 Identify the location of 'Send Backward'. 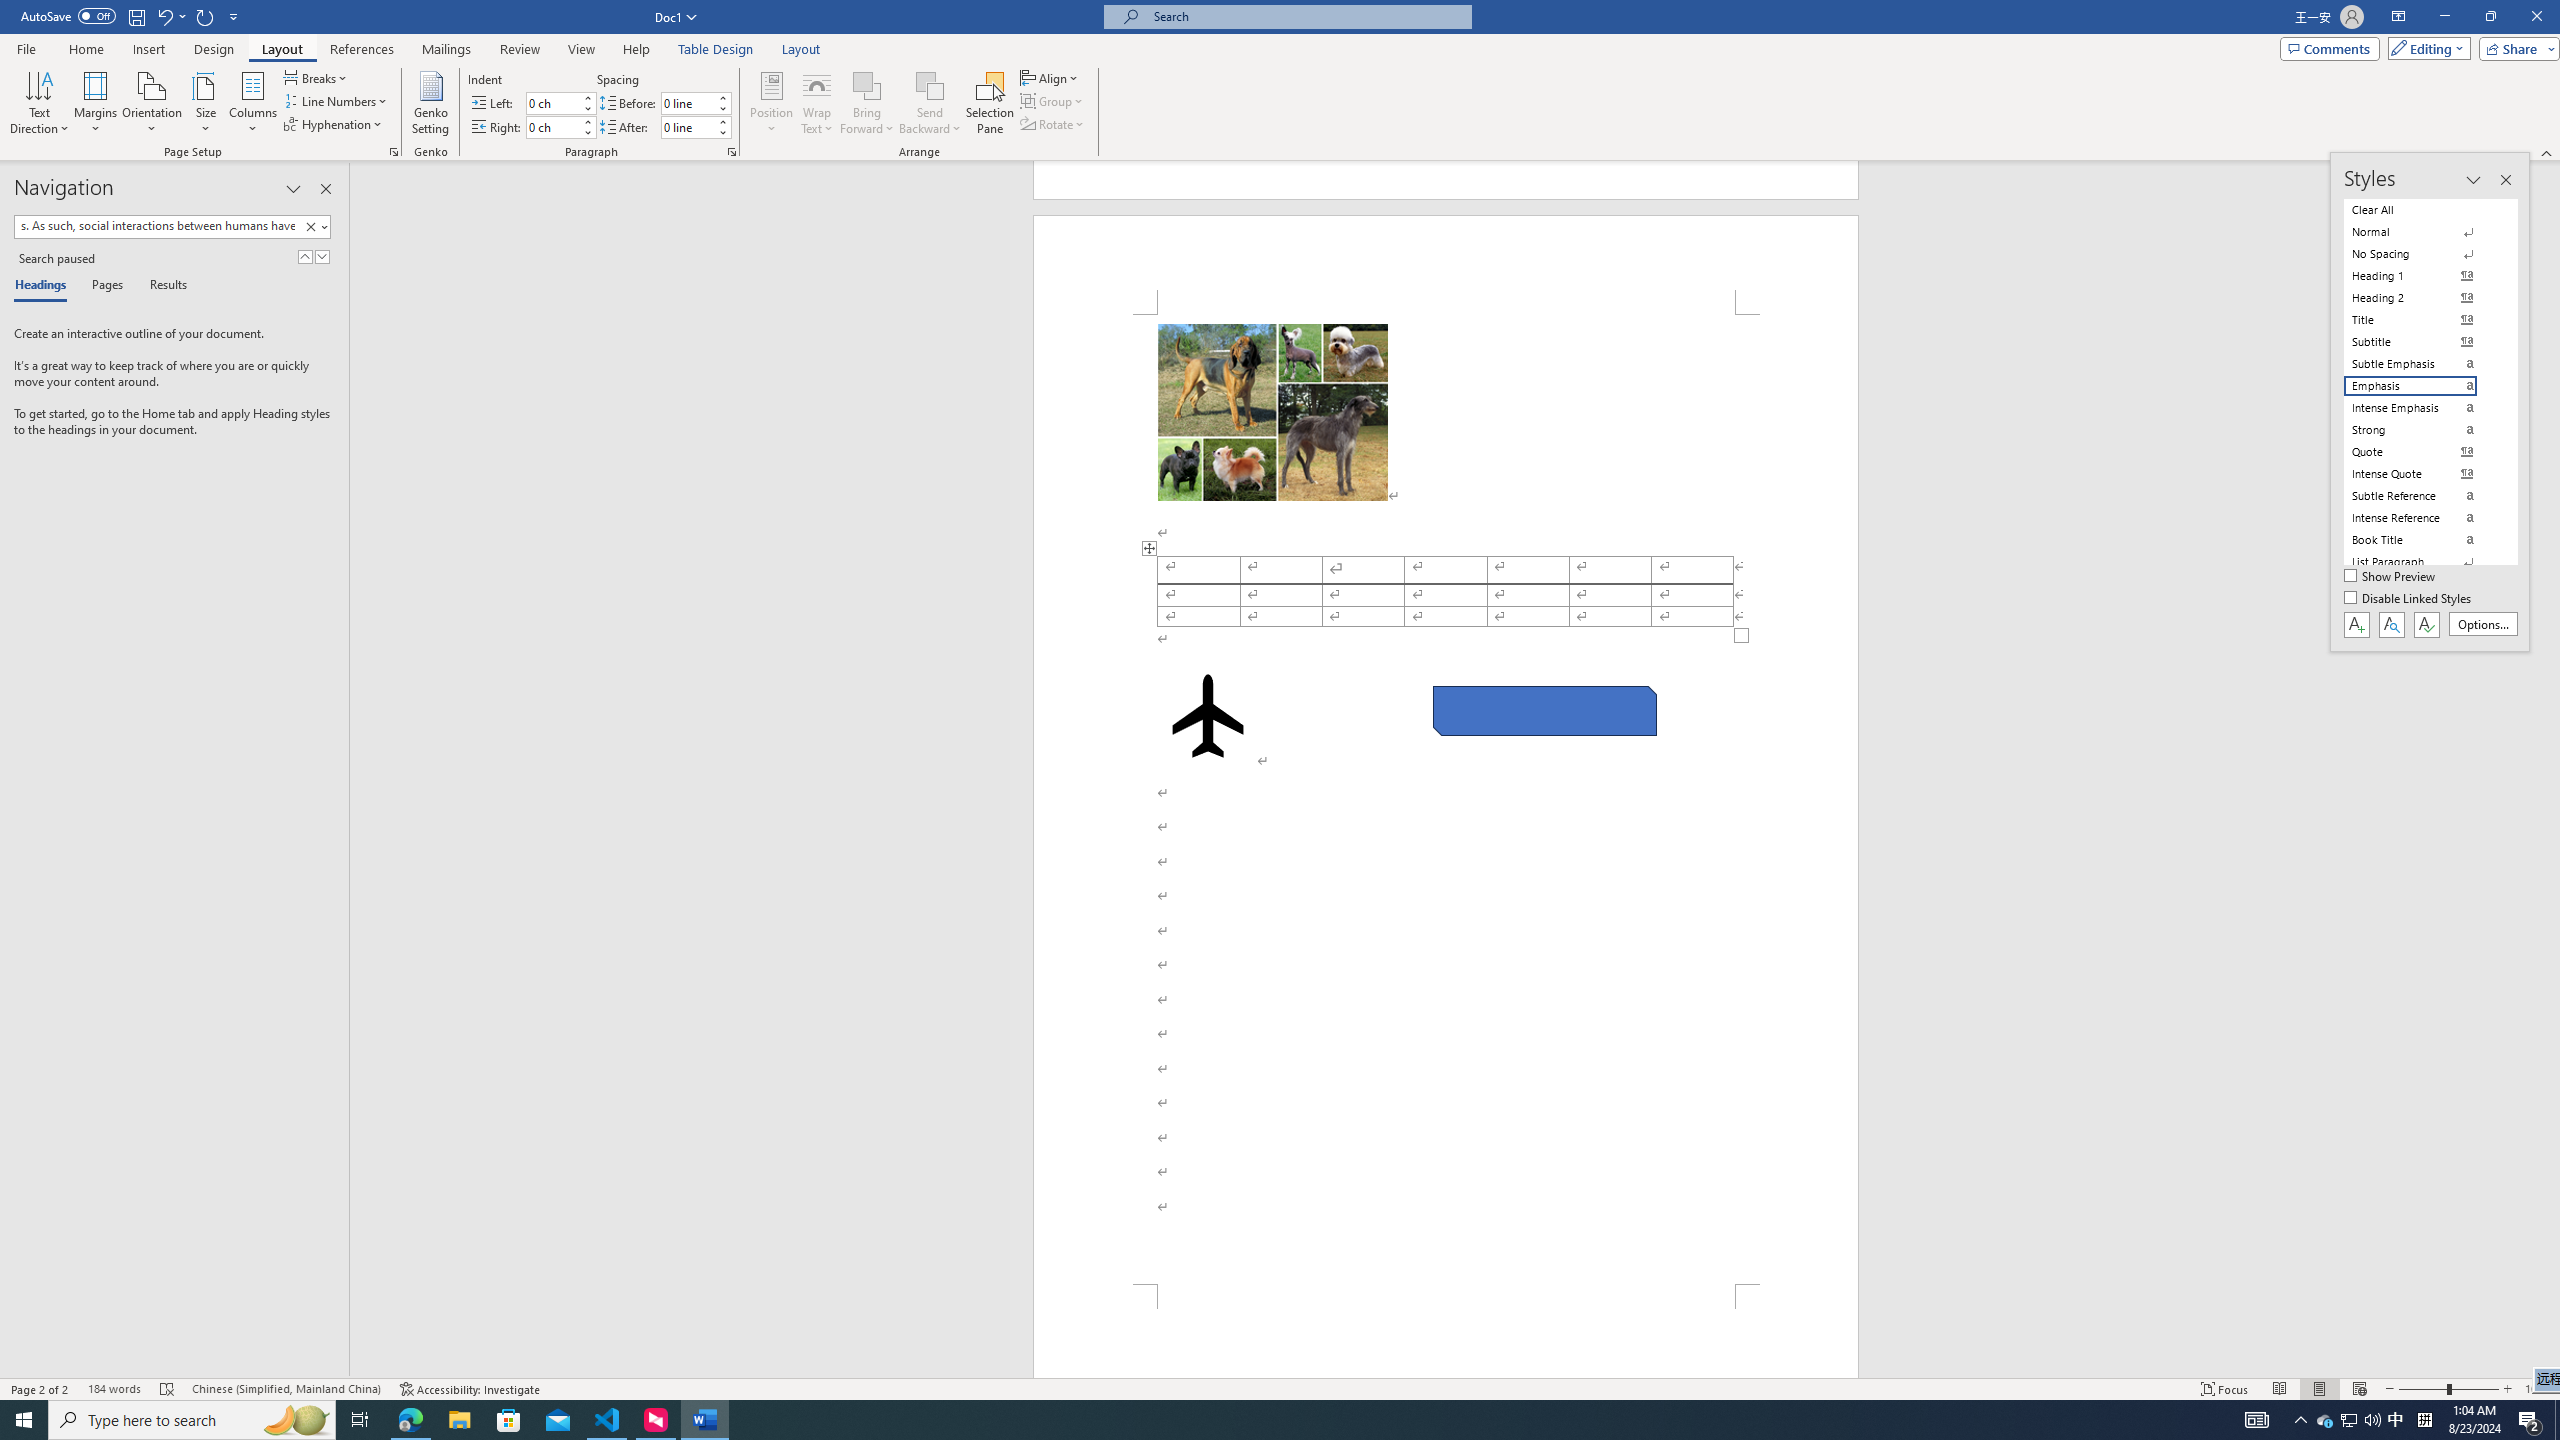
(929, 84).